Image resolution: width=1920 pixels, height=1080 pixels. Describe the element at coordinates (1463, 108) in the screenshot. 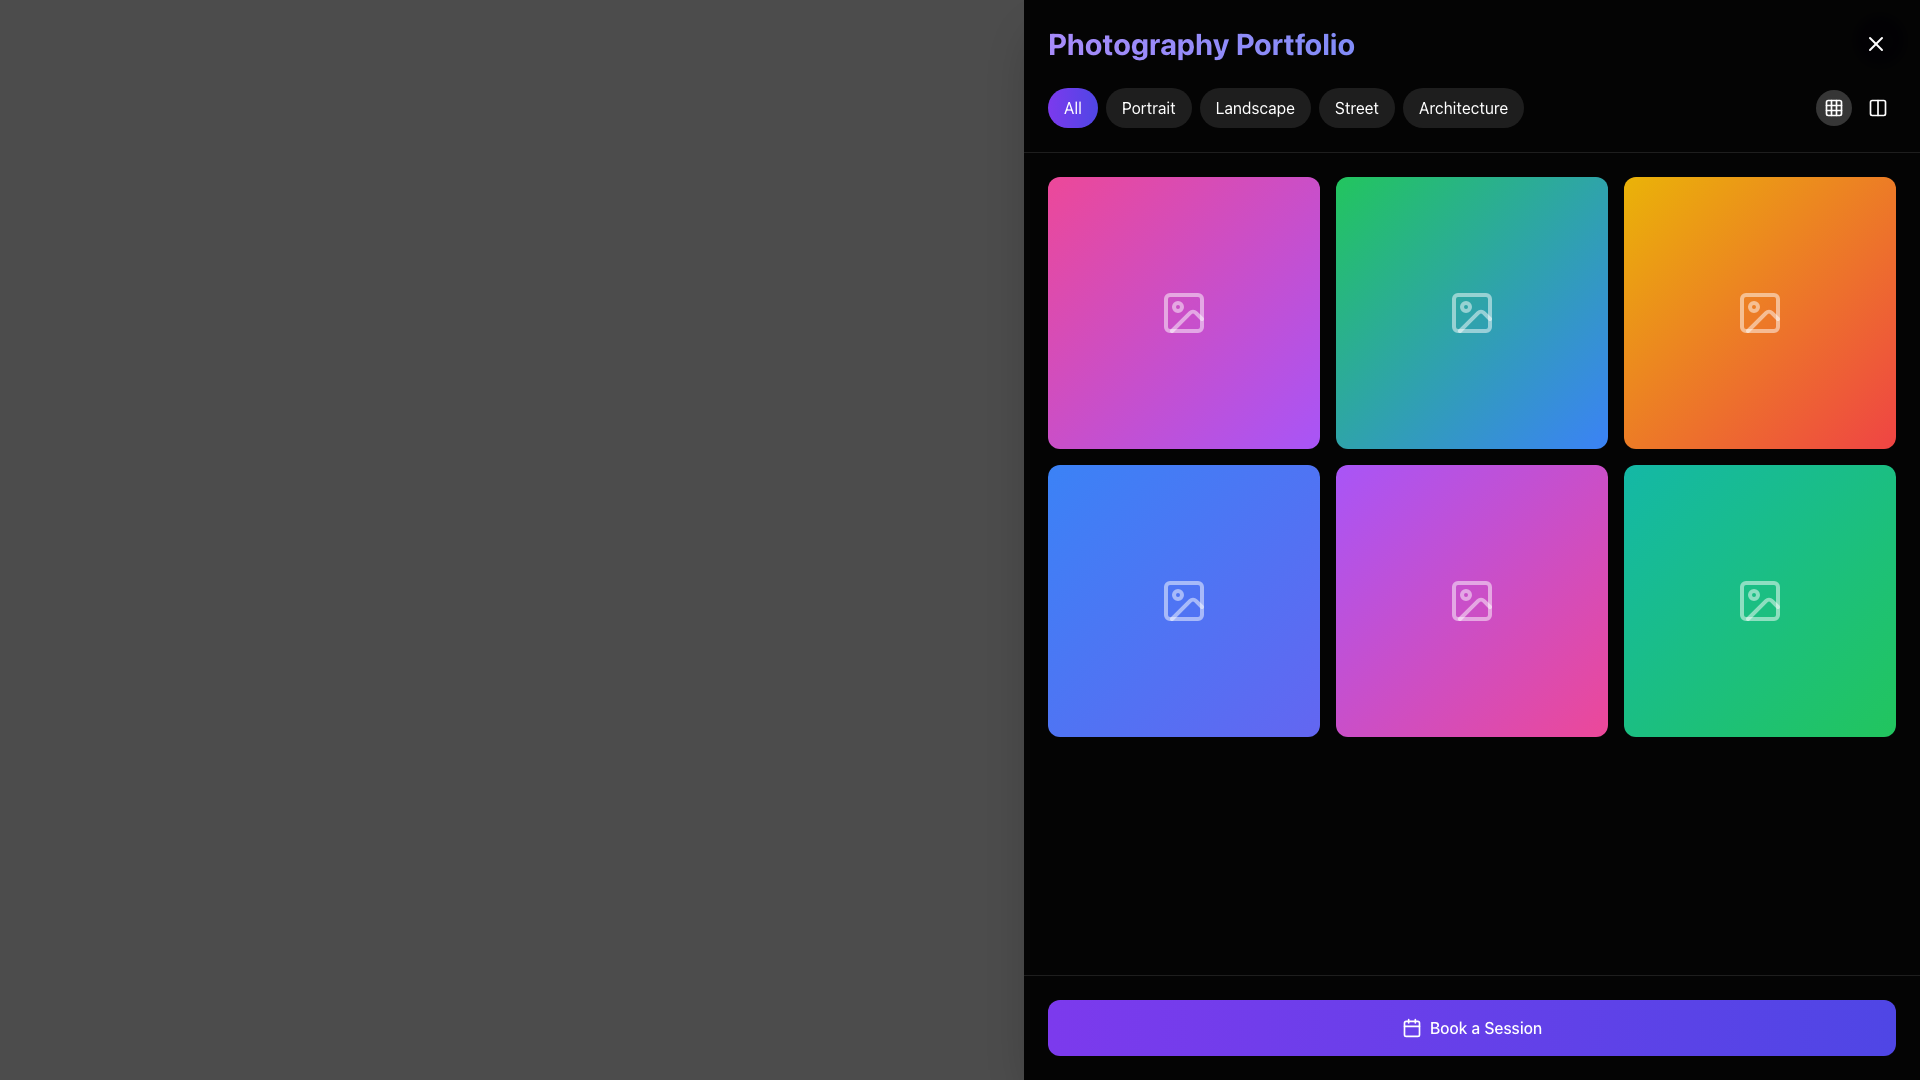

I see `the rightmost button in the row of category buttons` at that location.